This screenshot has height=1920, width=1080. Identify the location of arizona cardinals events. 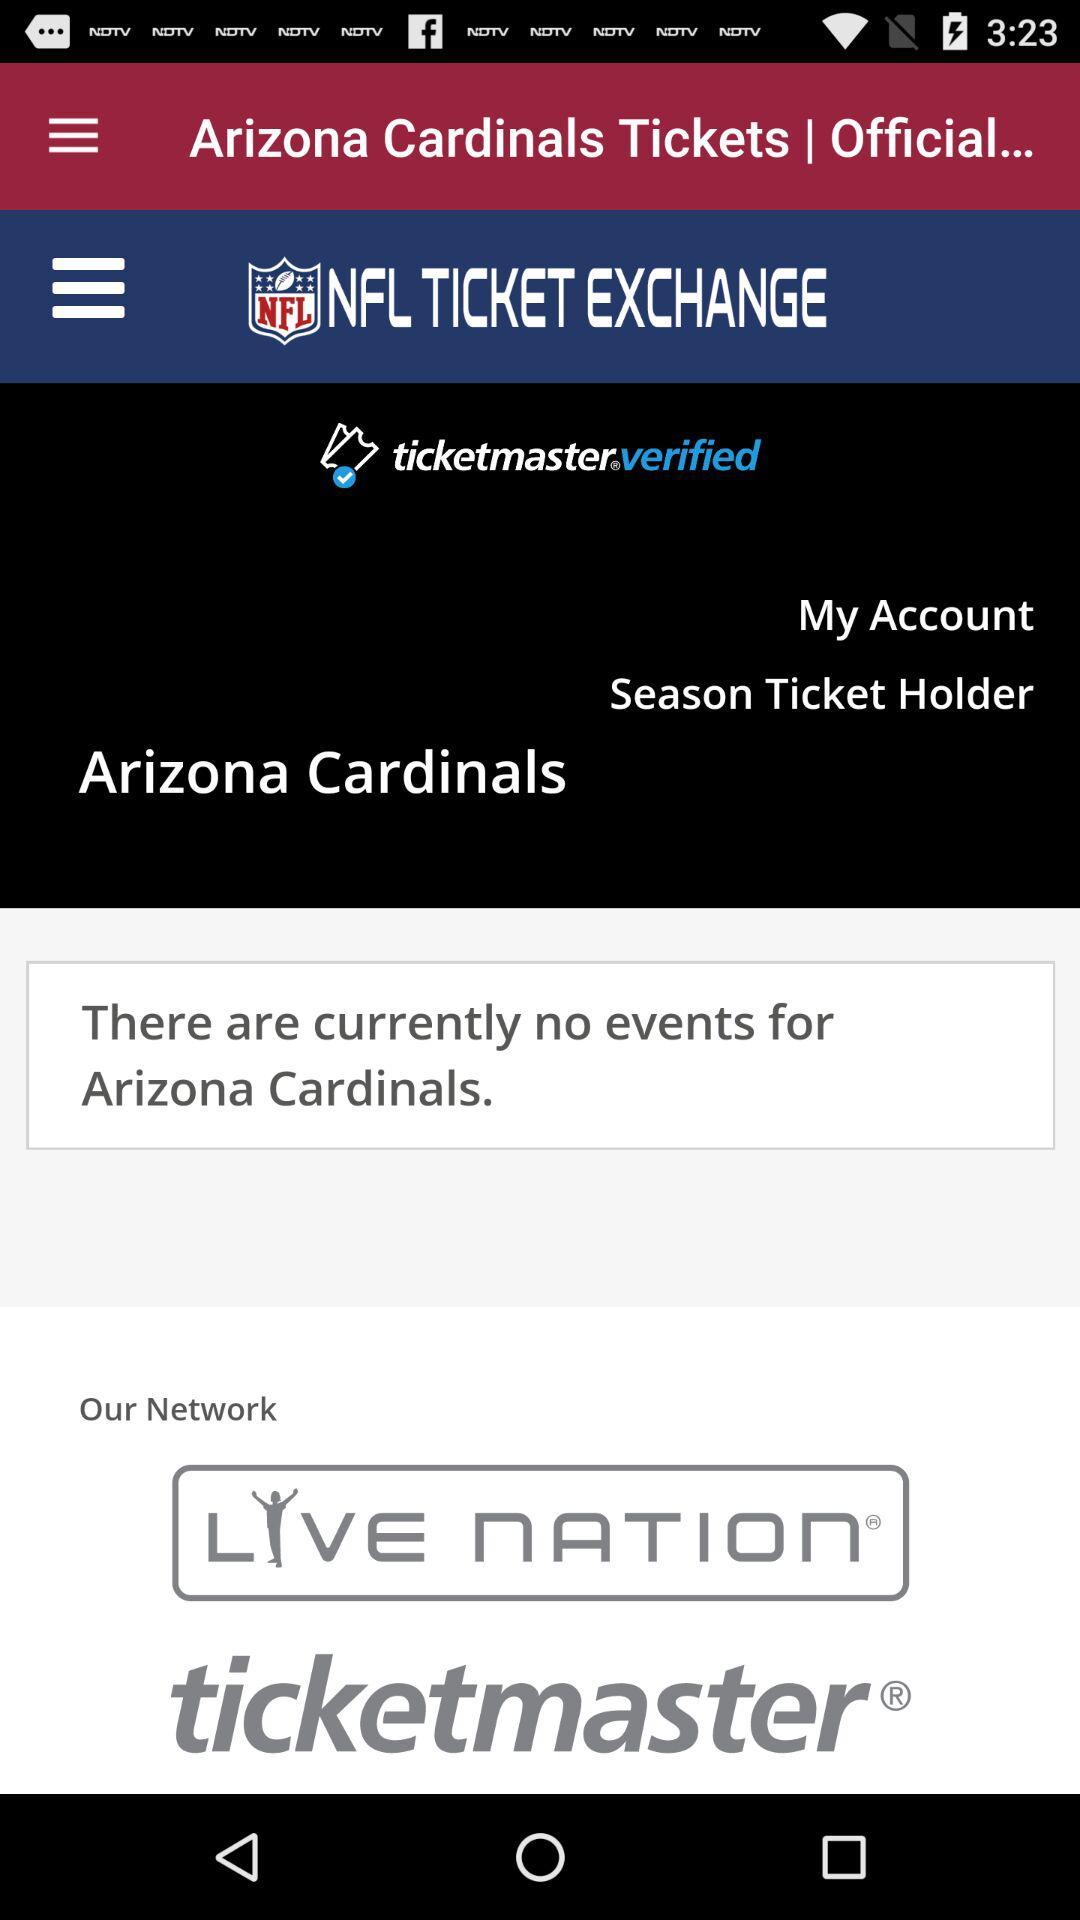
(540, 1002).